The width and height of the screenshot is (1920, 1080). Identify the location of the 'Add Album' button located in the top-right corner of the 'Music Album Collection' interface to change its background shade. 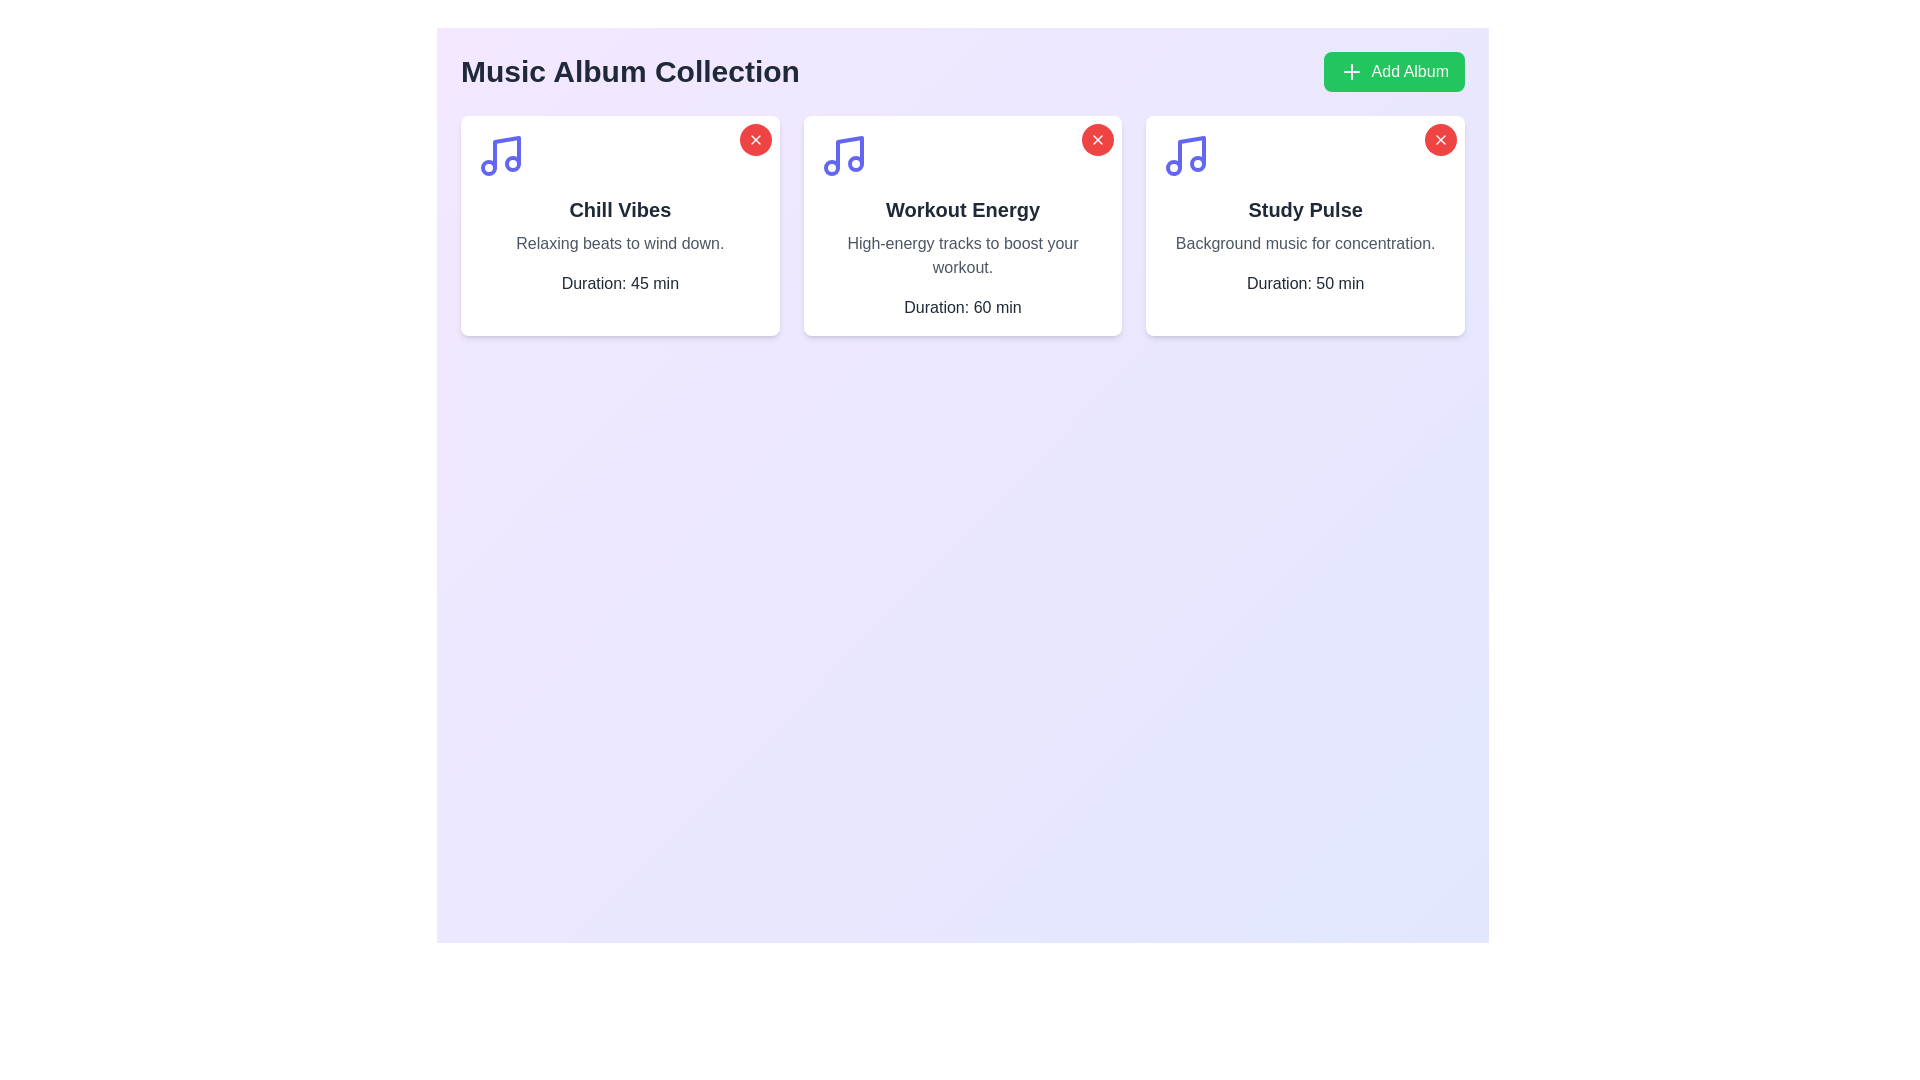
(1393, 71).